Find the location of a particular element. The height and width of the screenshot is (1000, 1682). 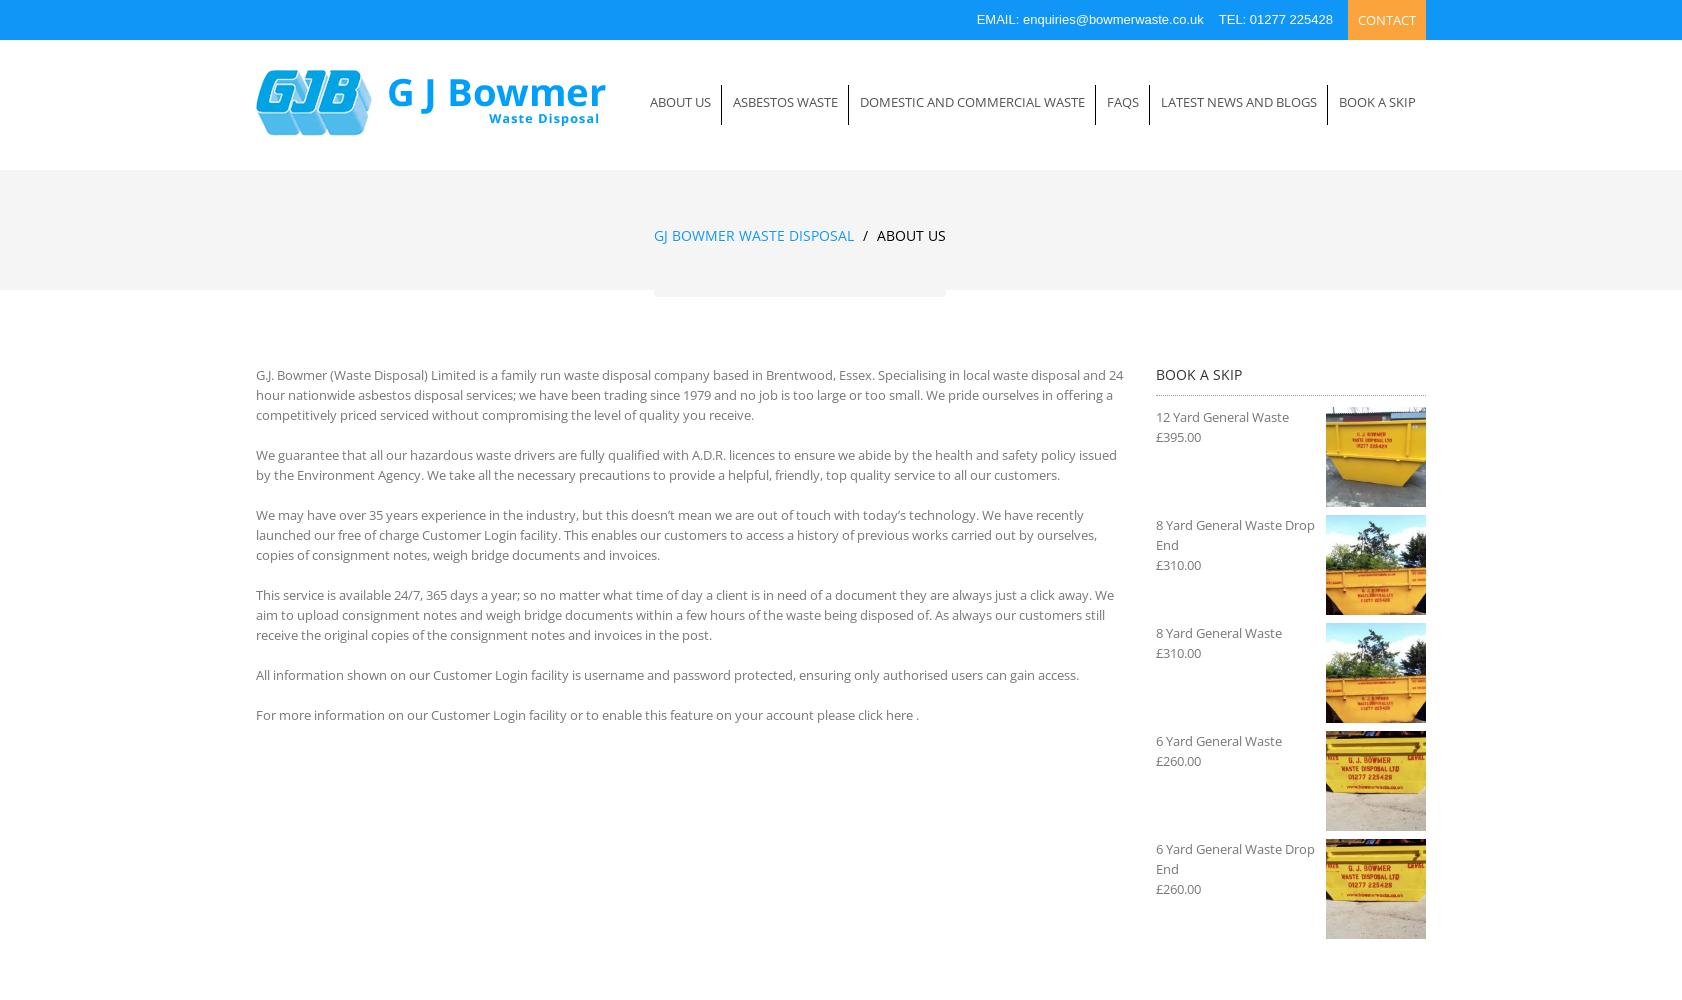

'/' is located at coordinates (864, 233).